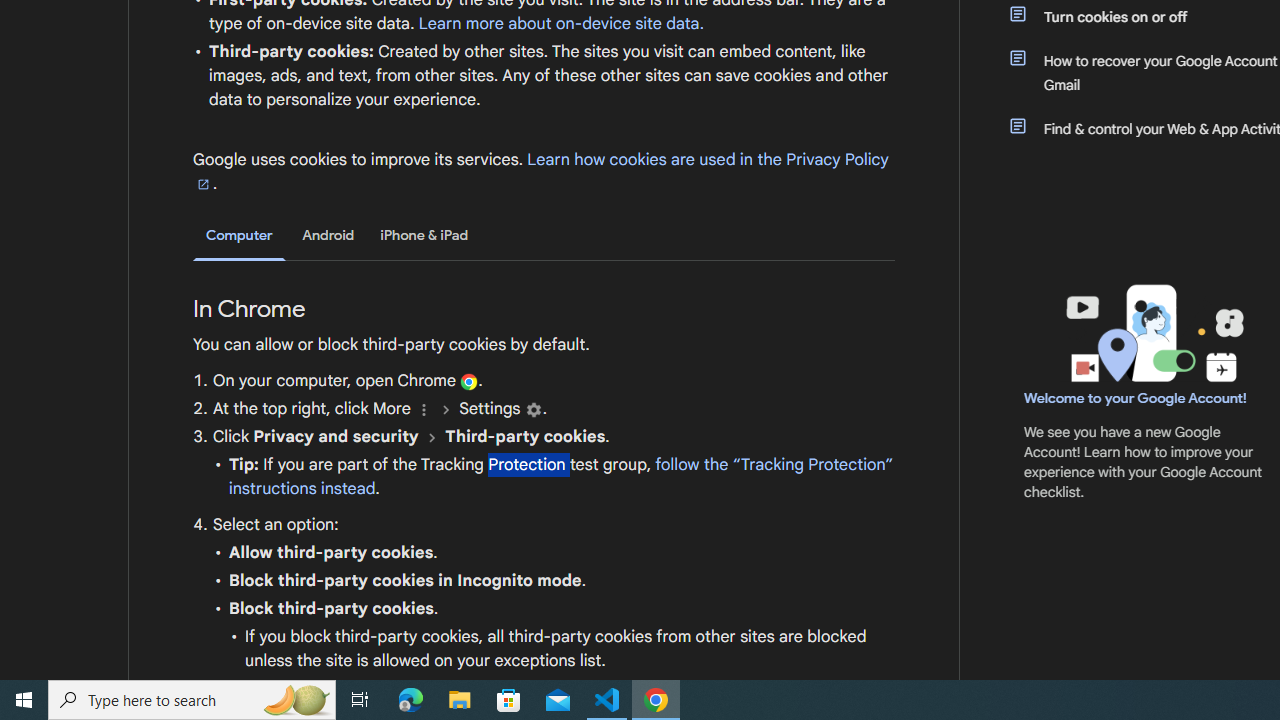 The height and width of the screenshot is (720, 1280). I want to click on 'Learn more about on-device site data.', so click(560, 23).